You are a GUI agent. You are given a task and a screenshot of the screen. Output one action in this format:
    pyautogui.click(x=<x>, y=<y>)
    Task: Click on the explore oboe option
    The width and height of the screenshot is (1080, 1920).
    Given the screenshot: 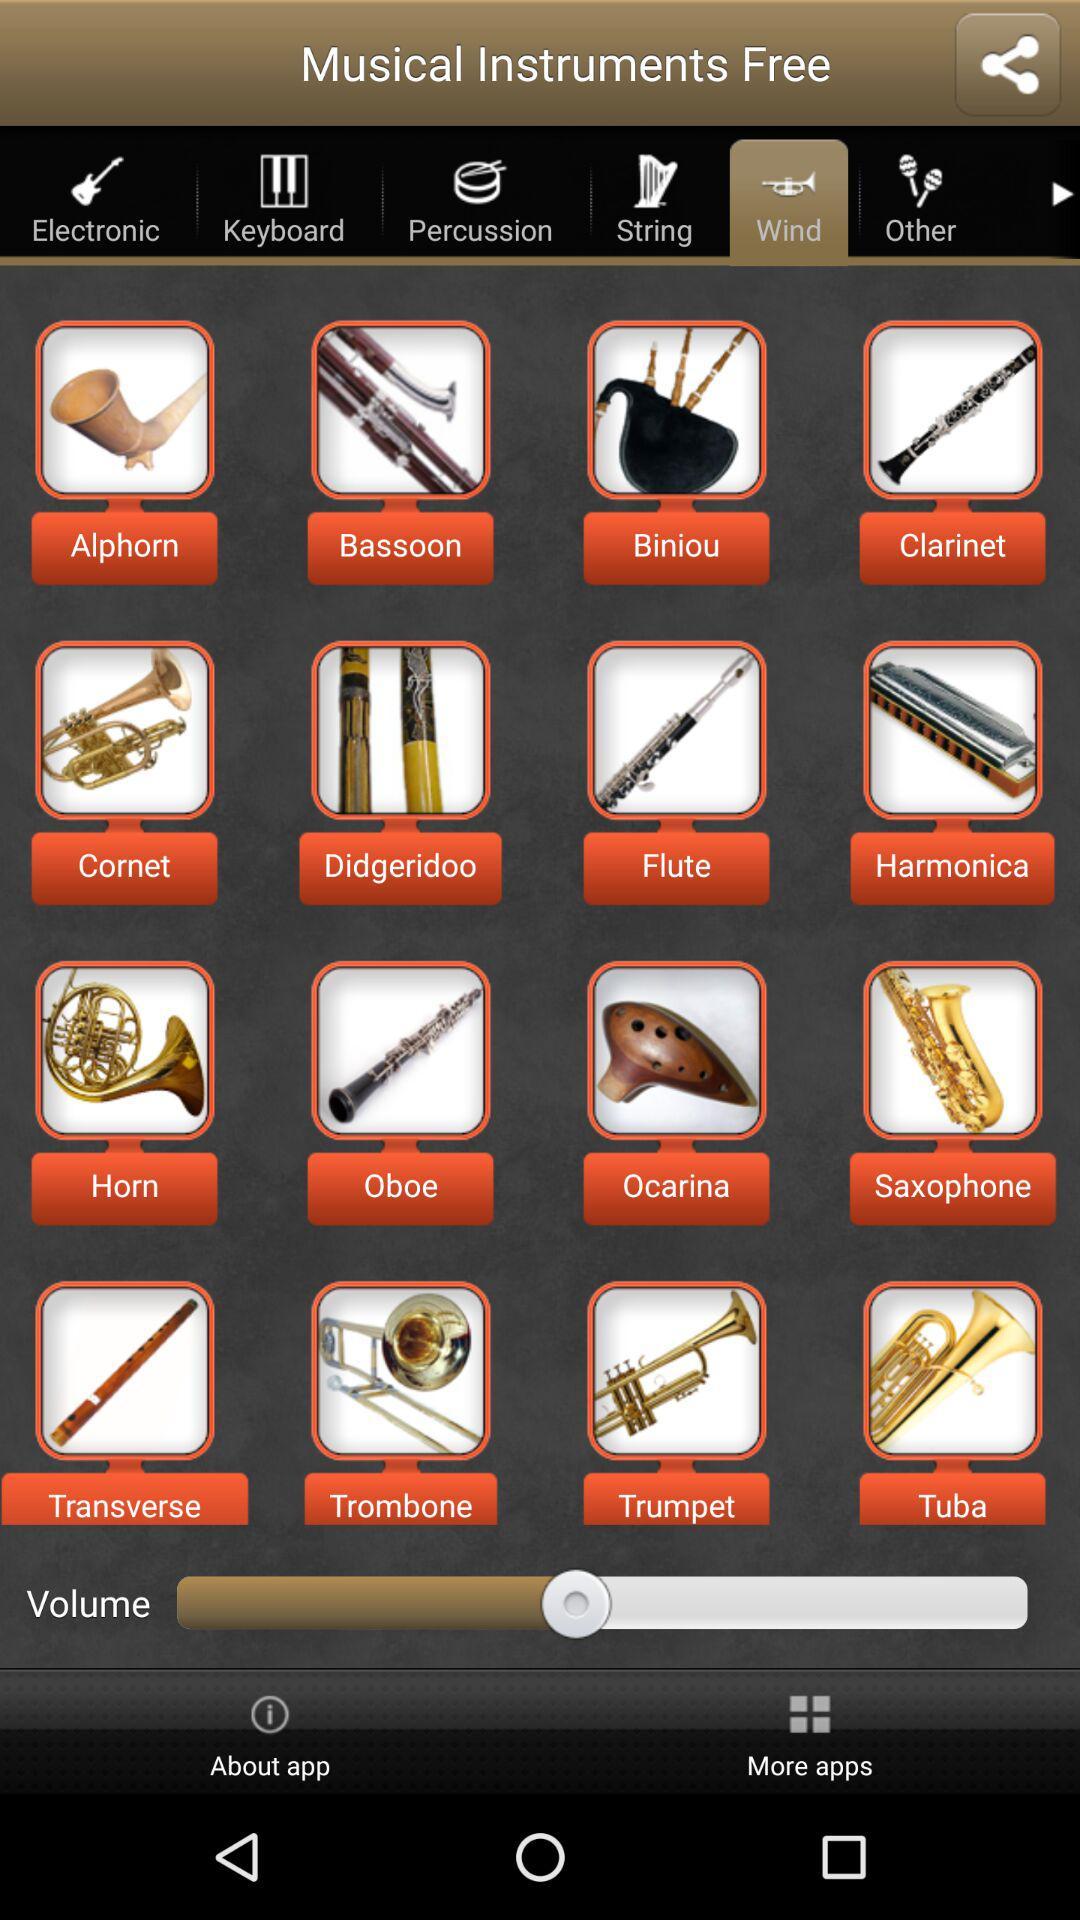 What is the action you would take?
    pyautogui.click(x=400, y=1049)
    